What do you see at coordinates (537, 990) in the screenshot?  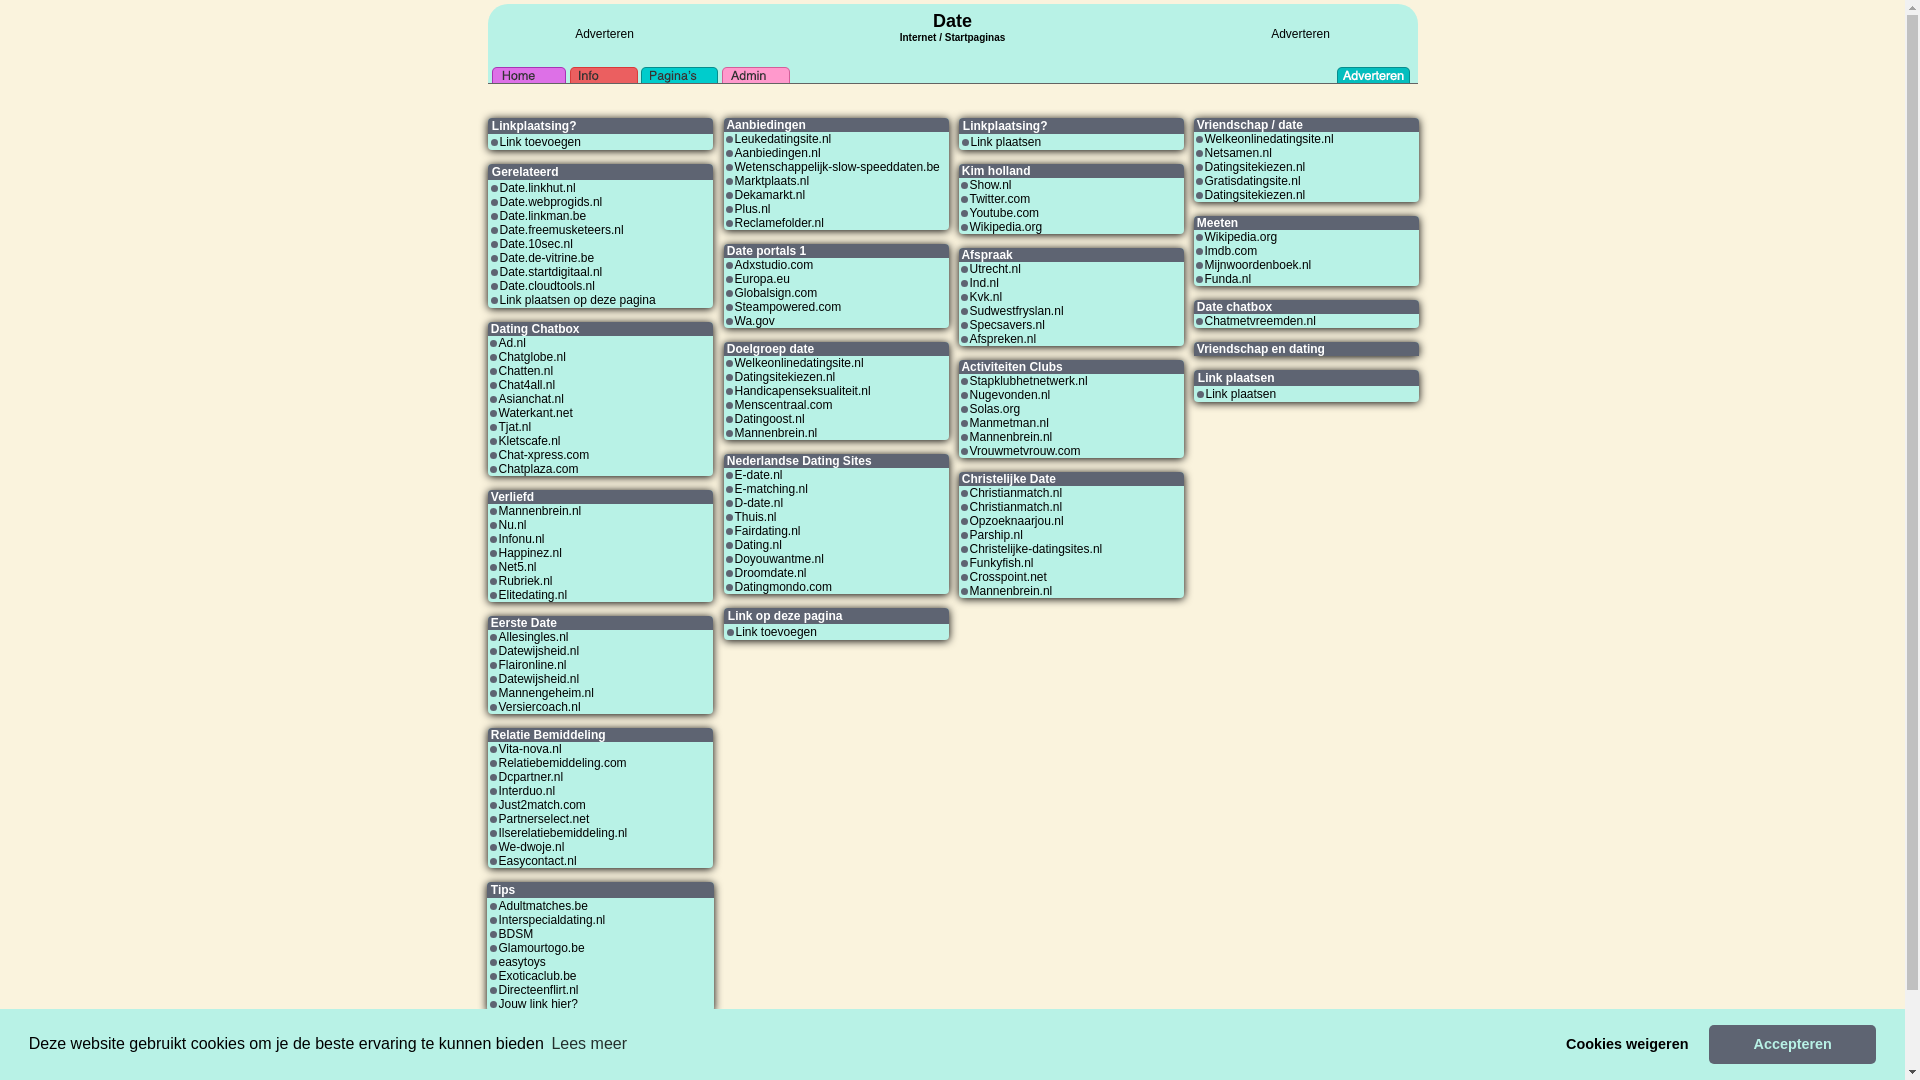 I see `'Directeenflirt.nl'` at bounding box center [537, 990].